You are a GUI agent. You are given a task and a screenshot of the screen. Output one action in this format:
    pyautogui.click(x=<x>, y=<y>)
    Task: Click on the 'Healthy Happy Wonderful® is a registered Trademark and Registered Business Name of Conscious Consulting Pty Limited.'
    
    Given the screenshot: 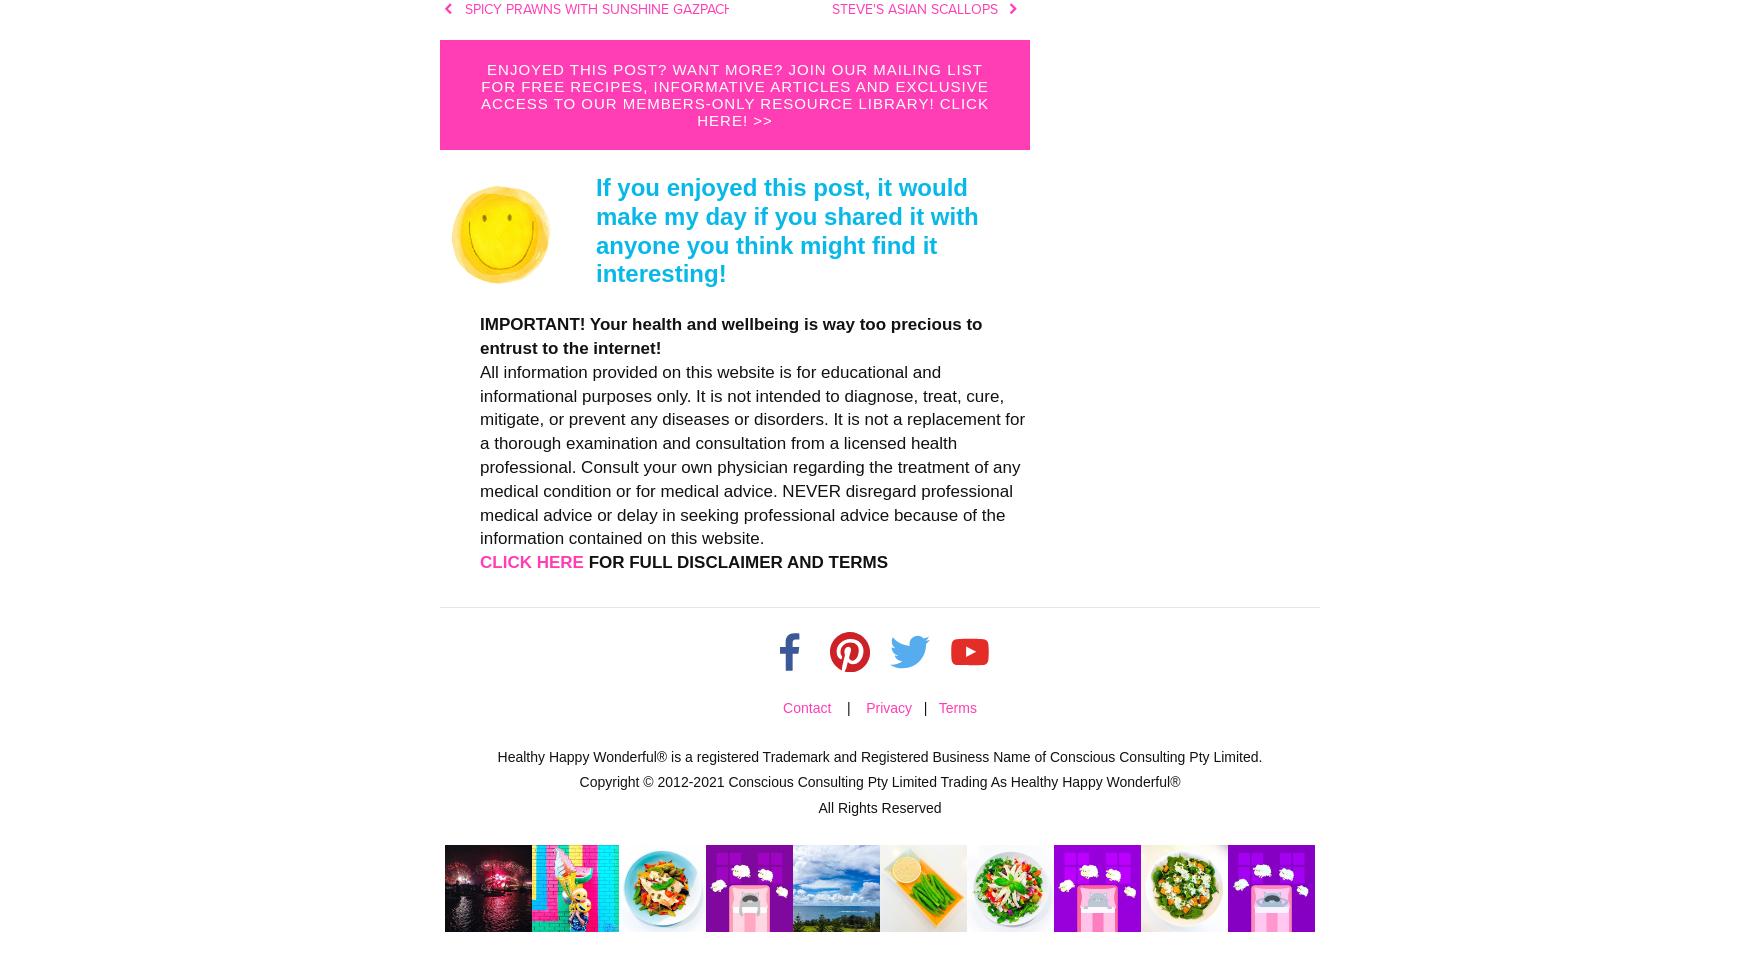 What is the action you would take?
    pyautogui.click(x=878, y=756)
    